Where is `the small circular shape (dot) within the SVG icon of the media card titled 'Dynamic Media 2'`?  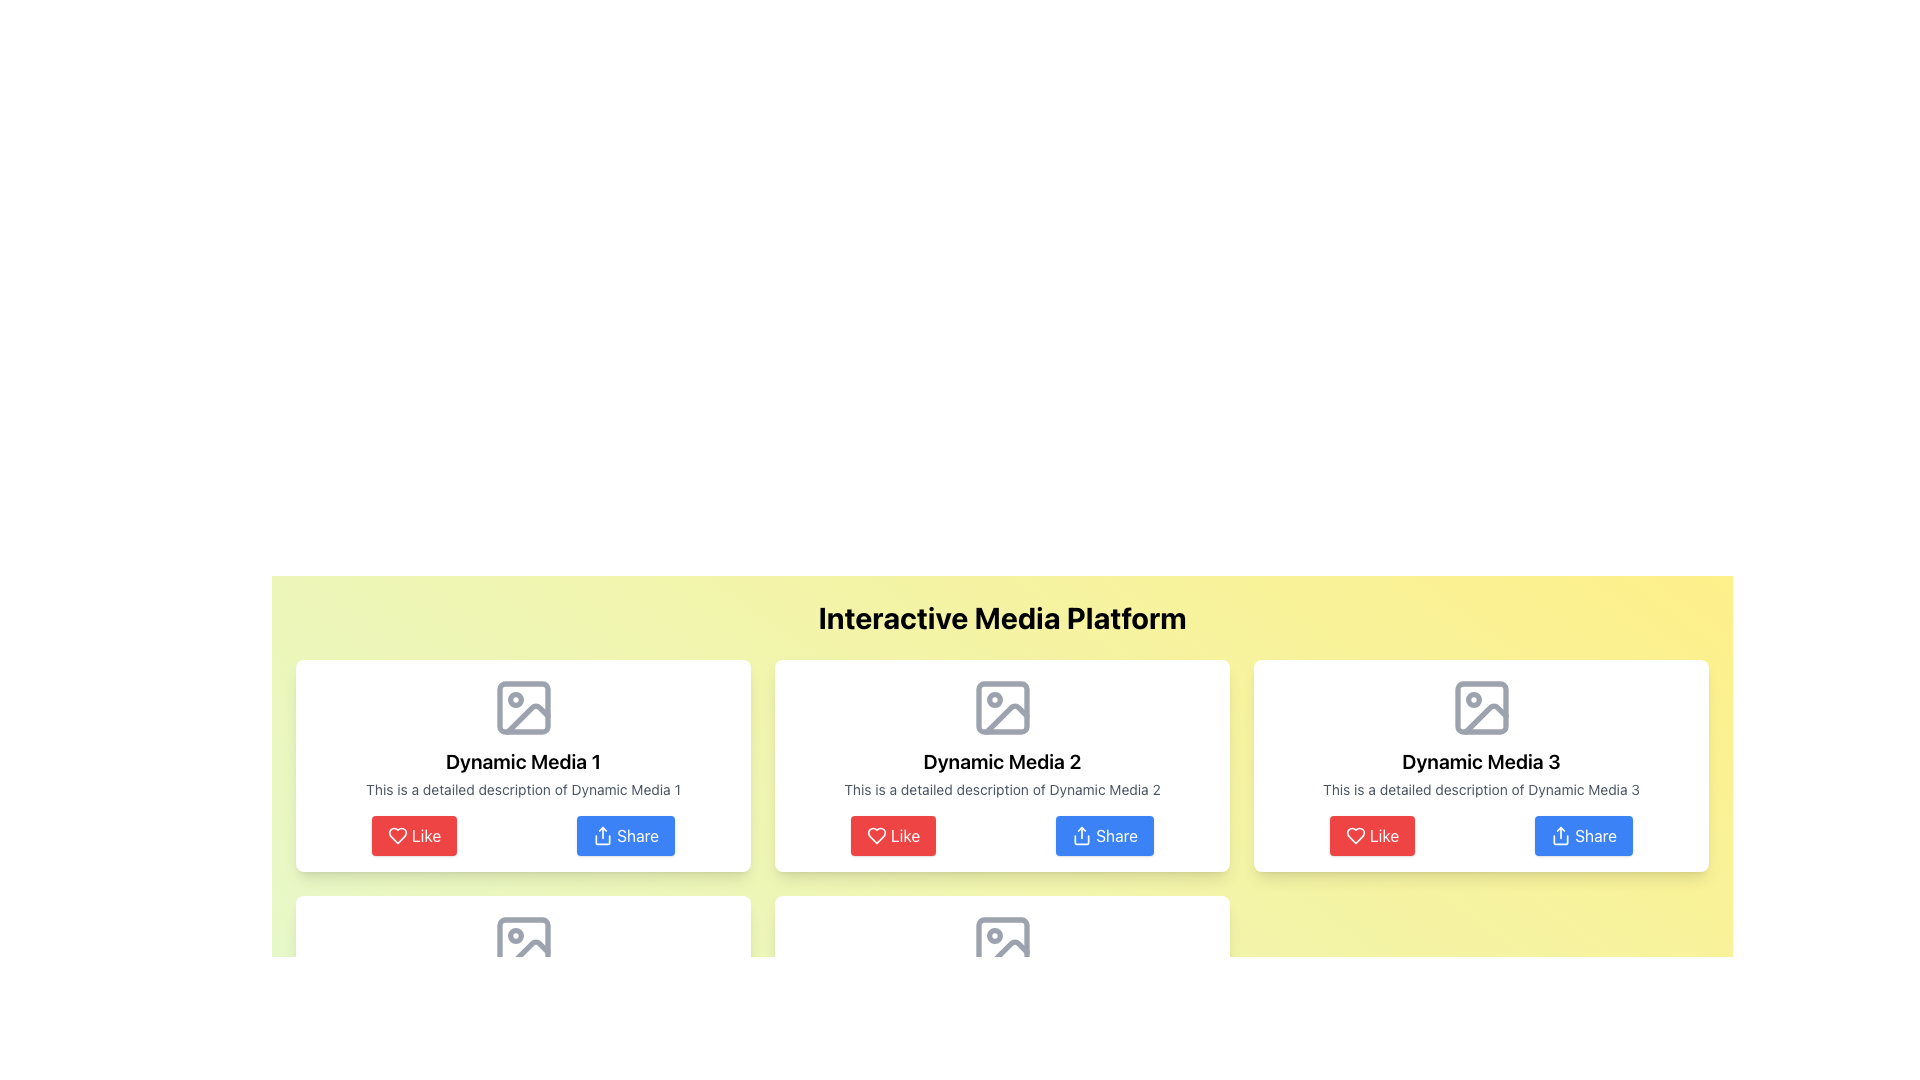
the small circular shape (dot) within the SVG icon of the media card titled 'Dynamic Media 2' is located at coordinates (994, 936).